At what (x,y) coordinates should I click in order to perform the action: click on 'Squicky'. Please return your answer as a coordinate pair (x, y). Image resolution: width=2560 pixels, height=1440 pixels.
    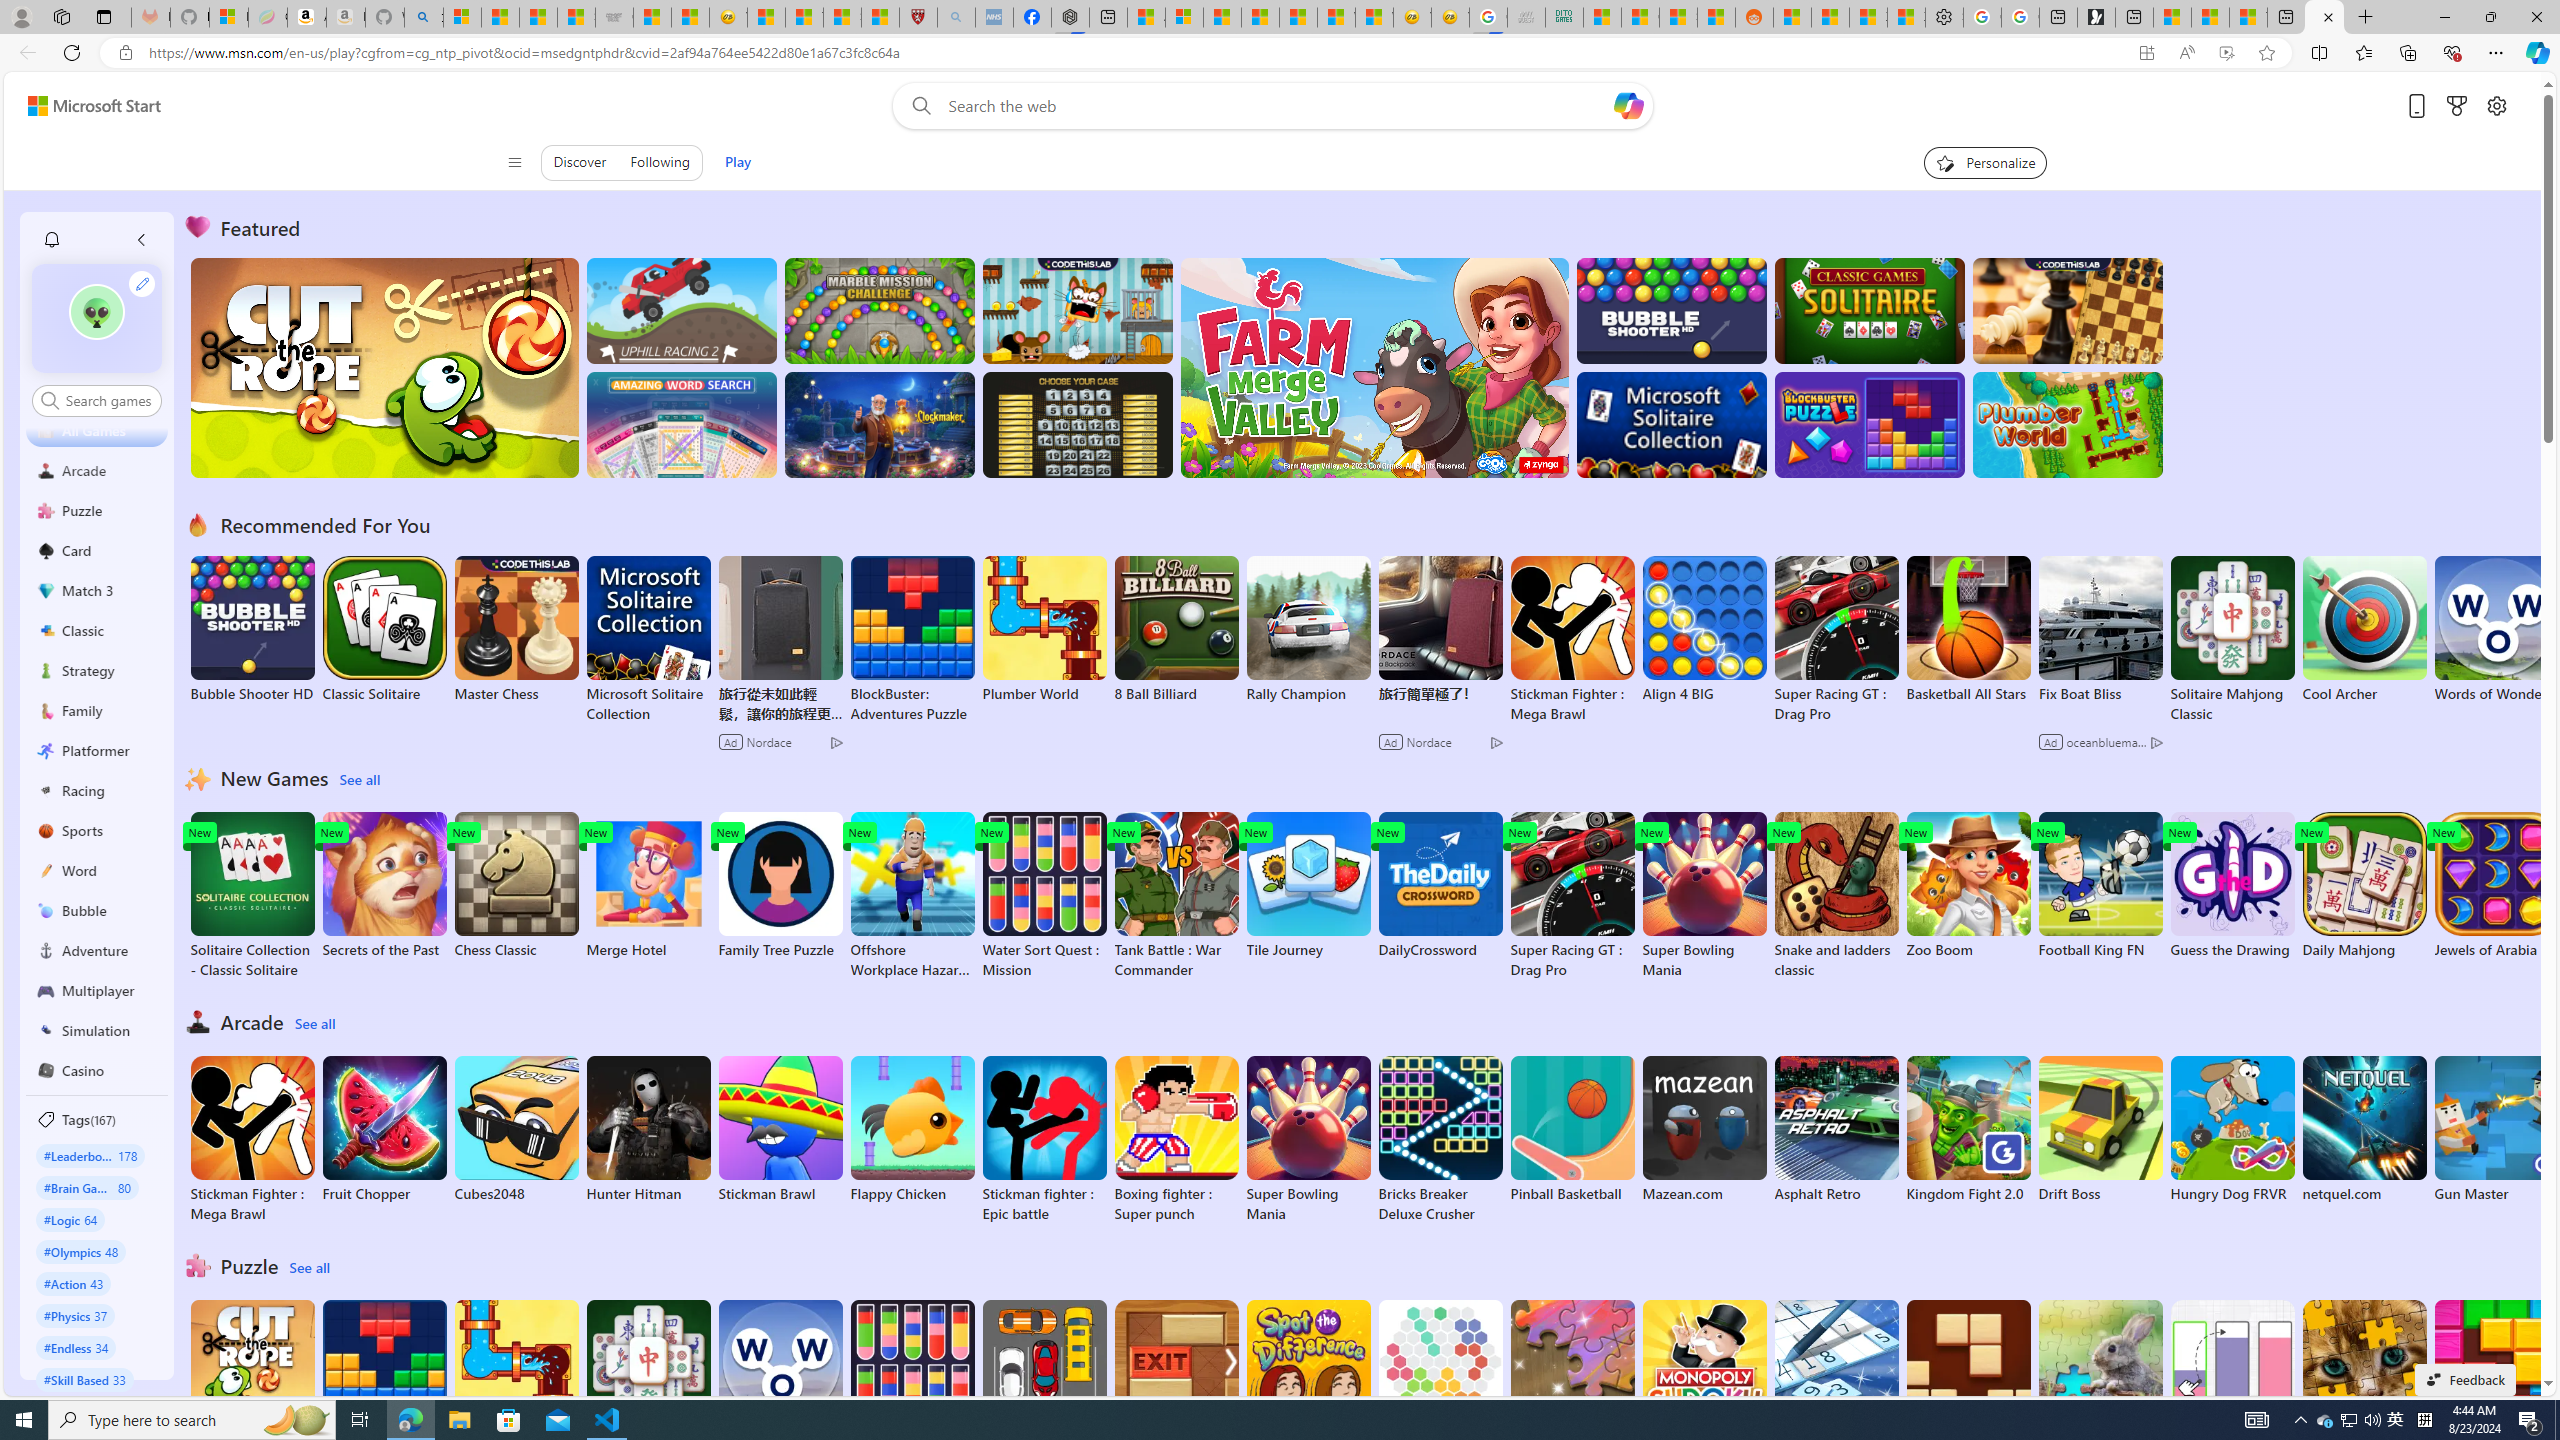
    Looking at the image, I should click on (1076, 310).